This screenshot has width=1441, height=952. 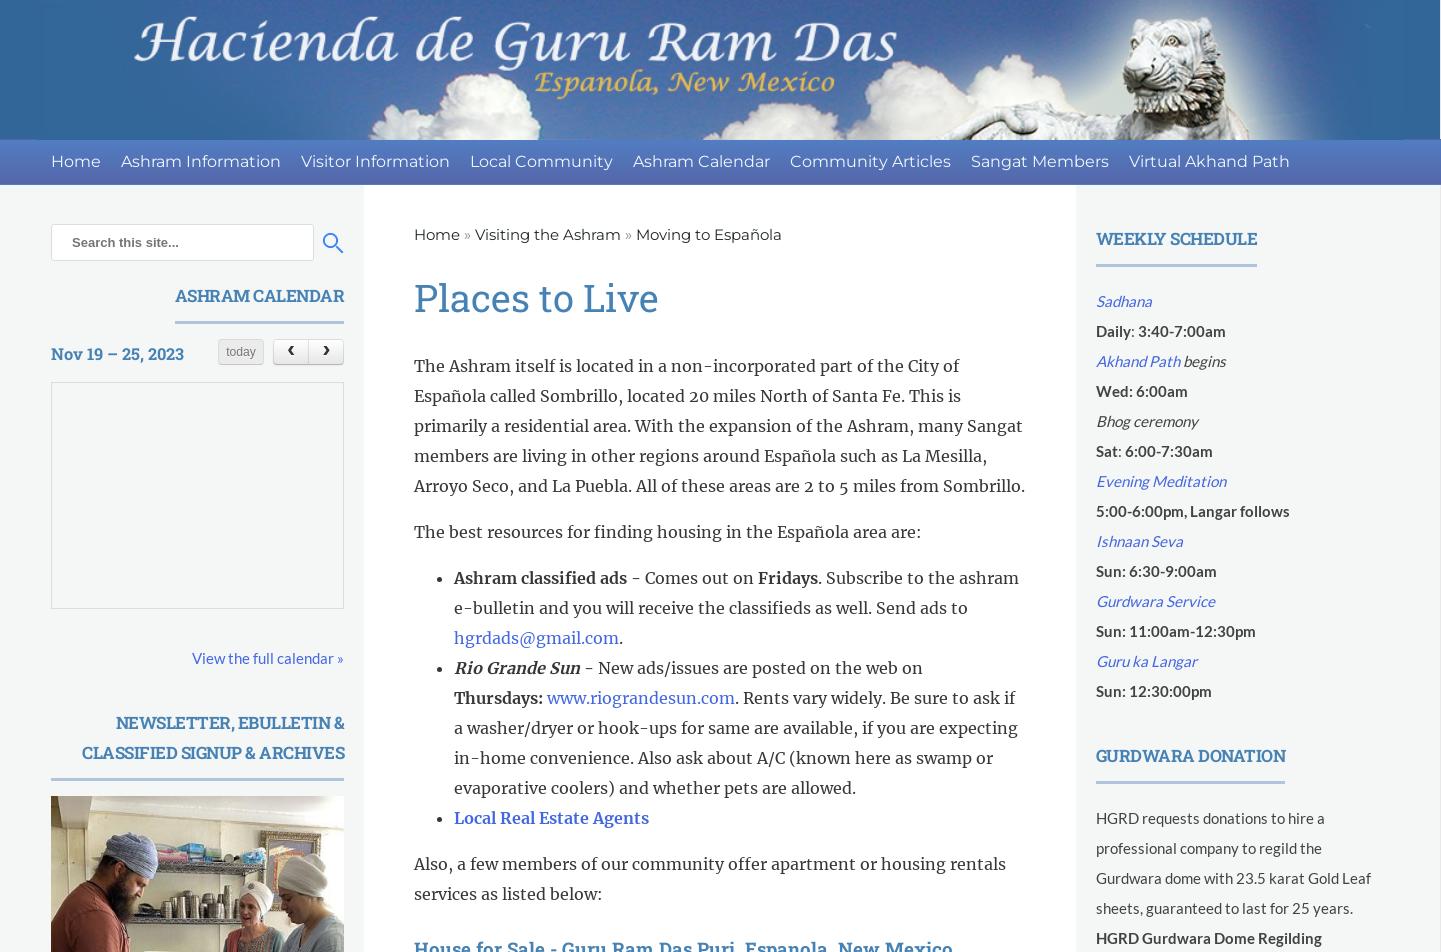 I want to click on 'Sun: 11:00am-12:30pm', so click(x=1174, y=630).